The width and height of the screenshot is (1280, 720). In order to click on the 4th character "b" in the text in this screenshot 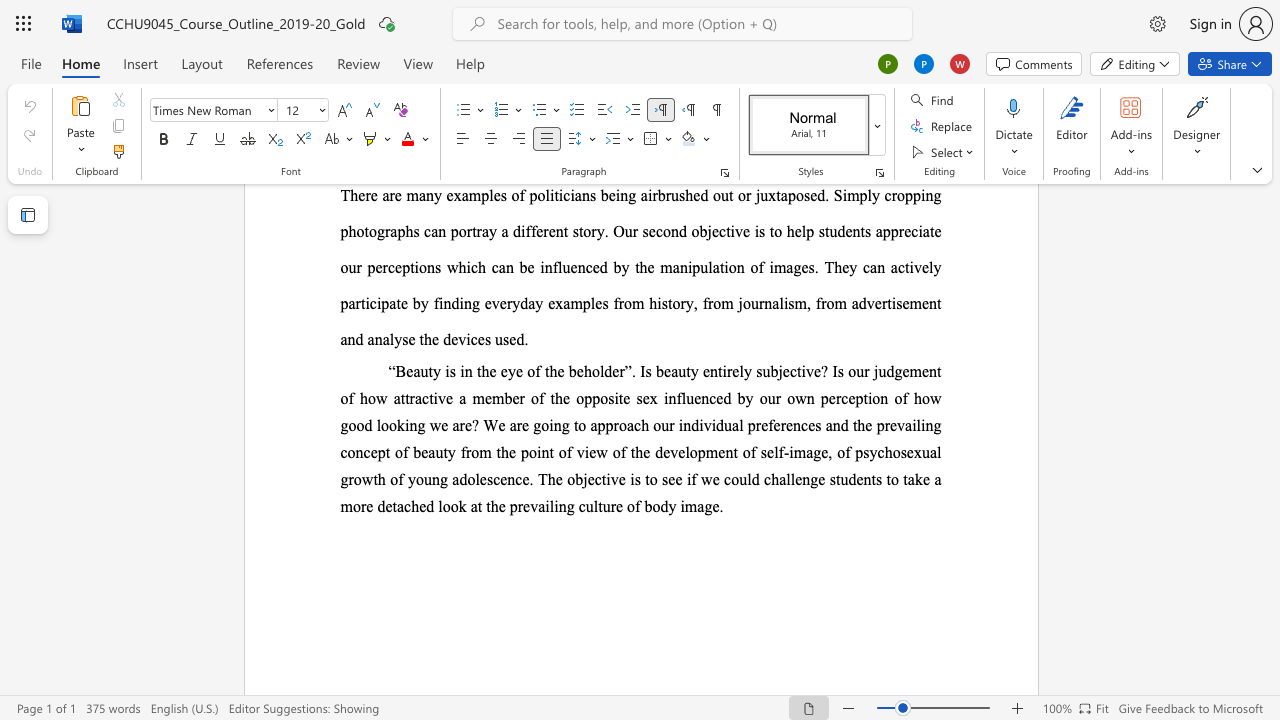, I will do `click(508, 398)`.